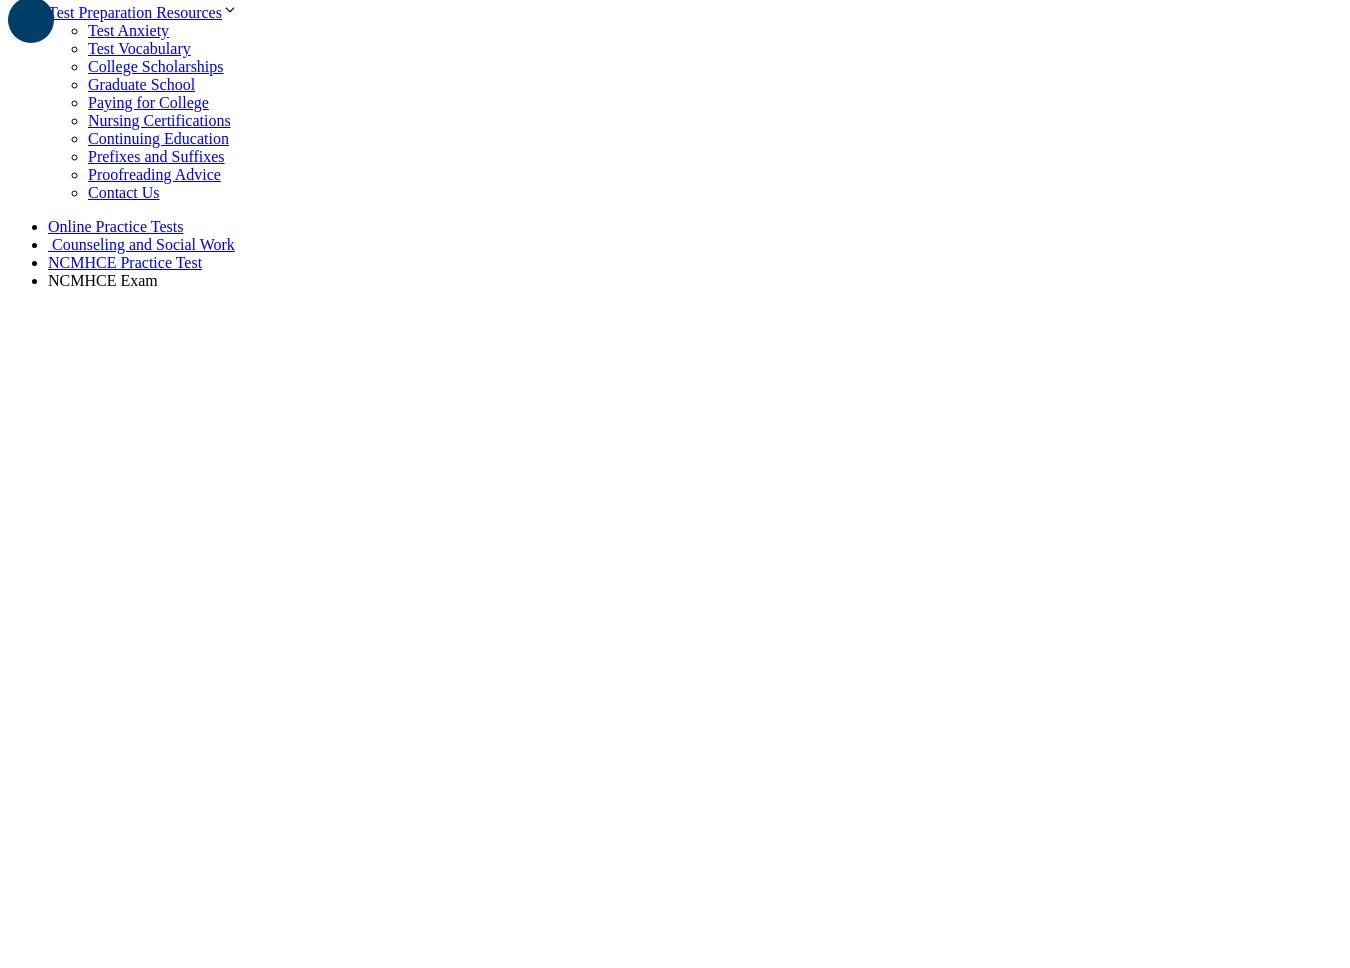  I want to click on 'Graduate School', so click(87, 83).